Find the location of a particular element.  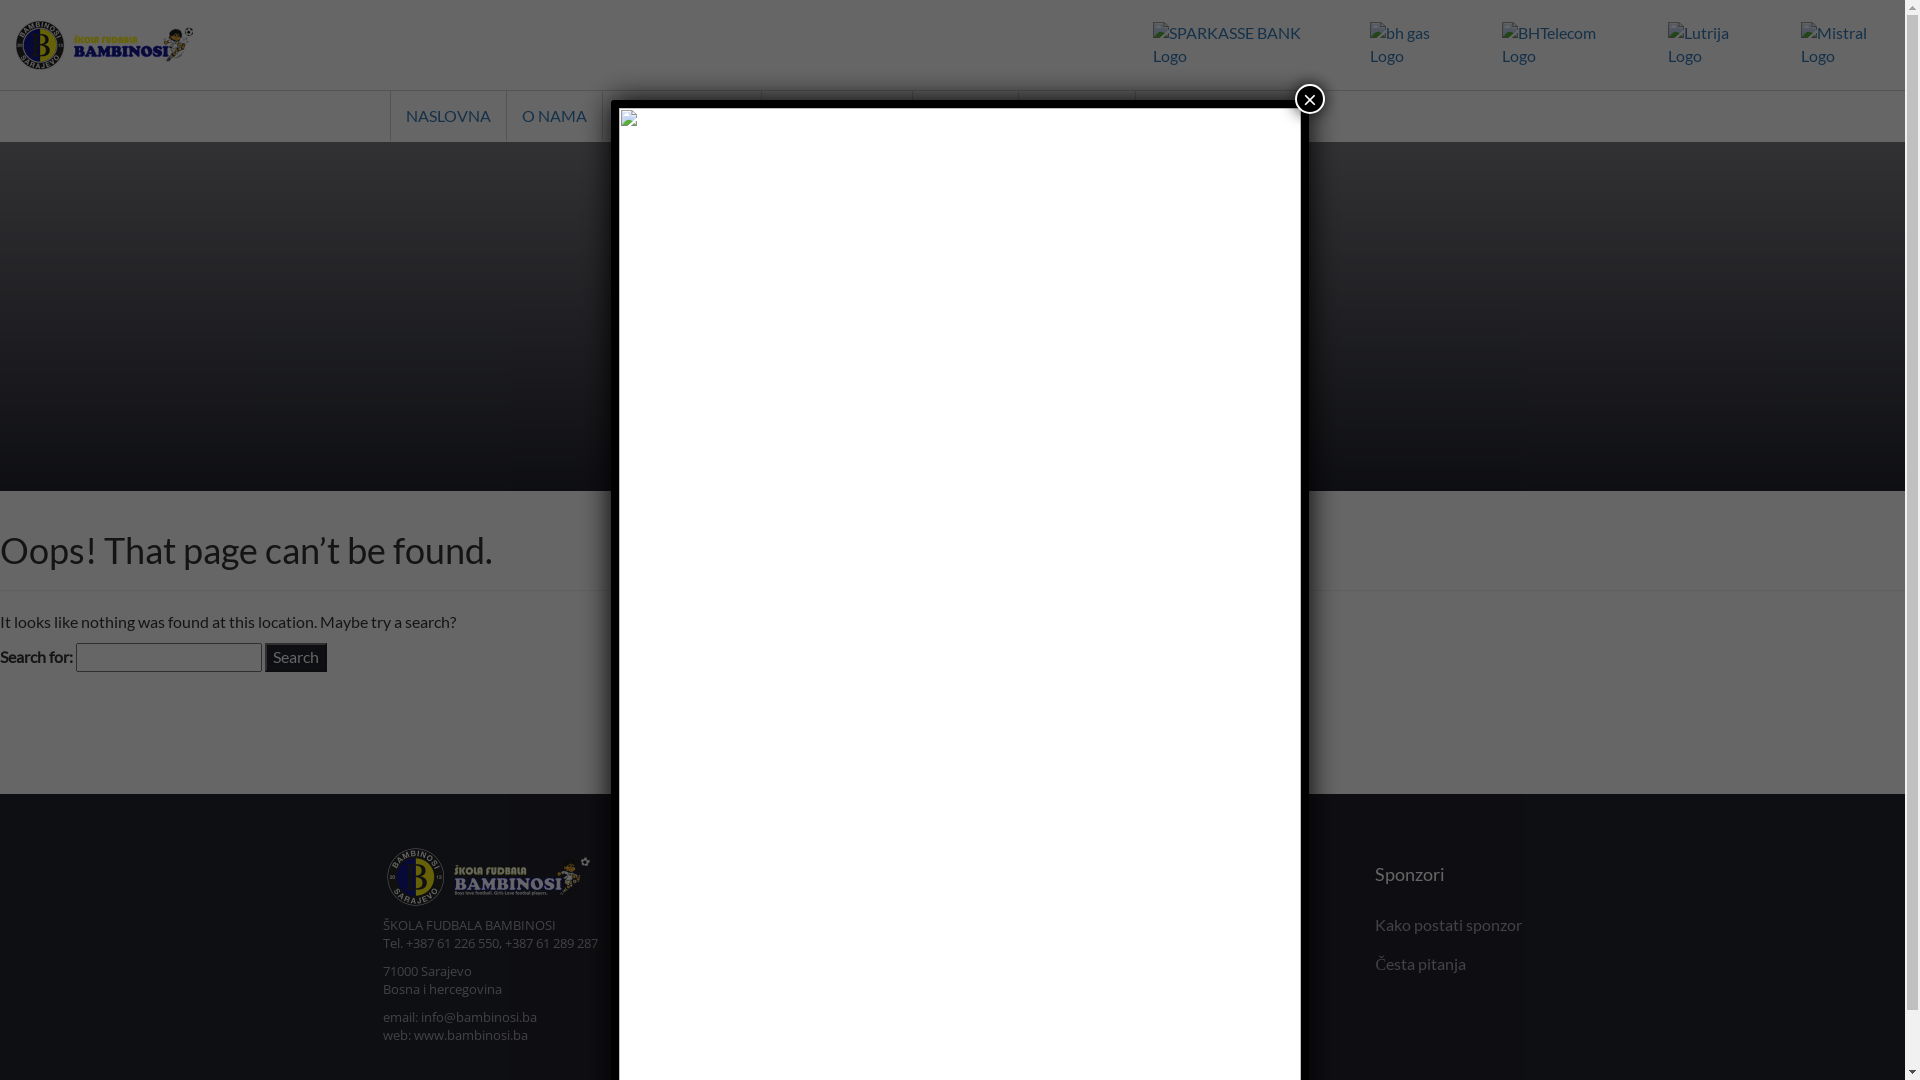

'INFORMACIJE' is located at coordinates (836, 115).